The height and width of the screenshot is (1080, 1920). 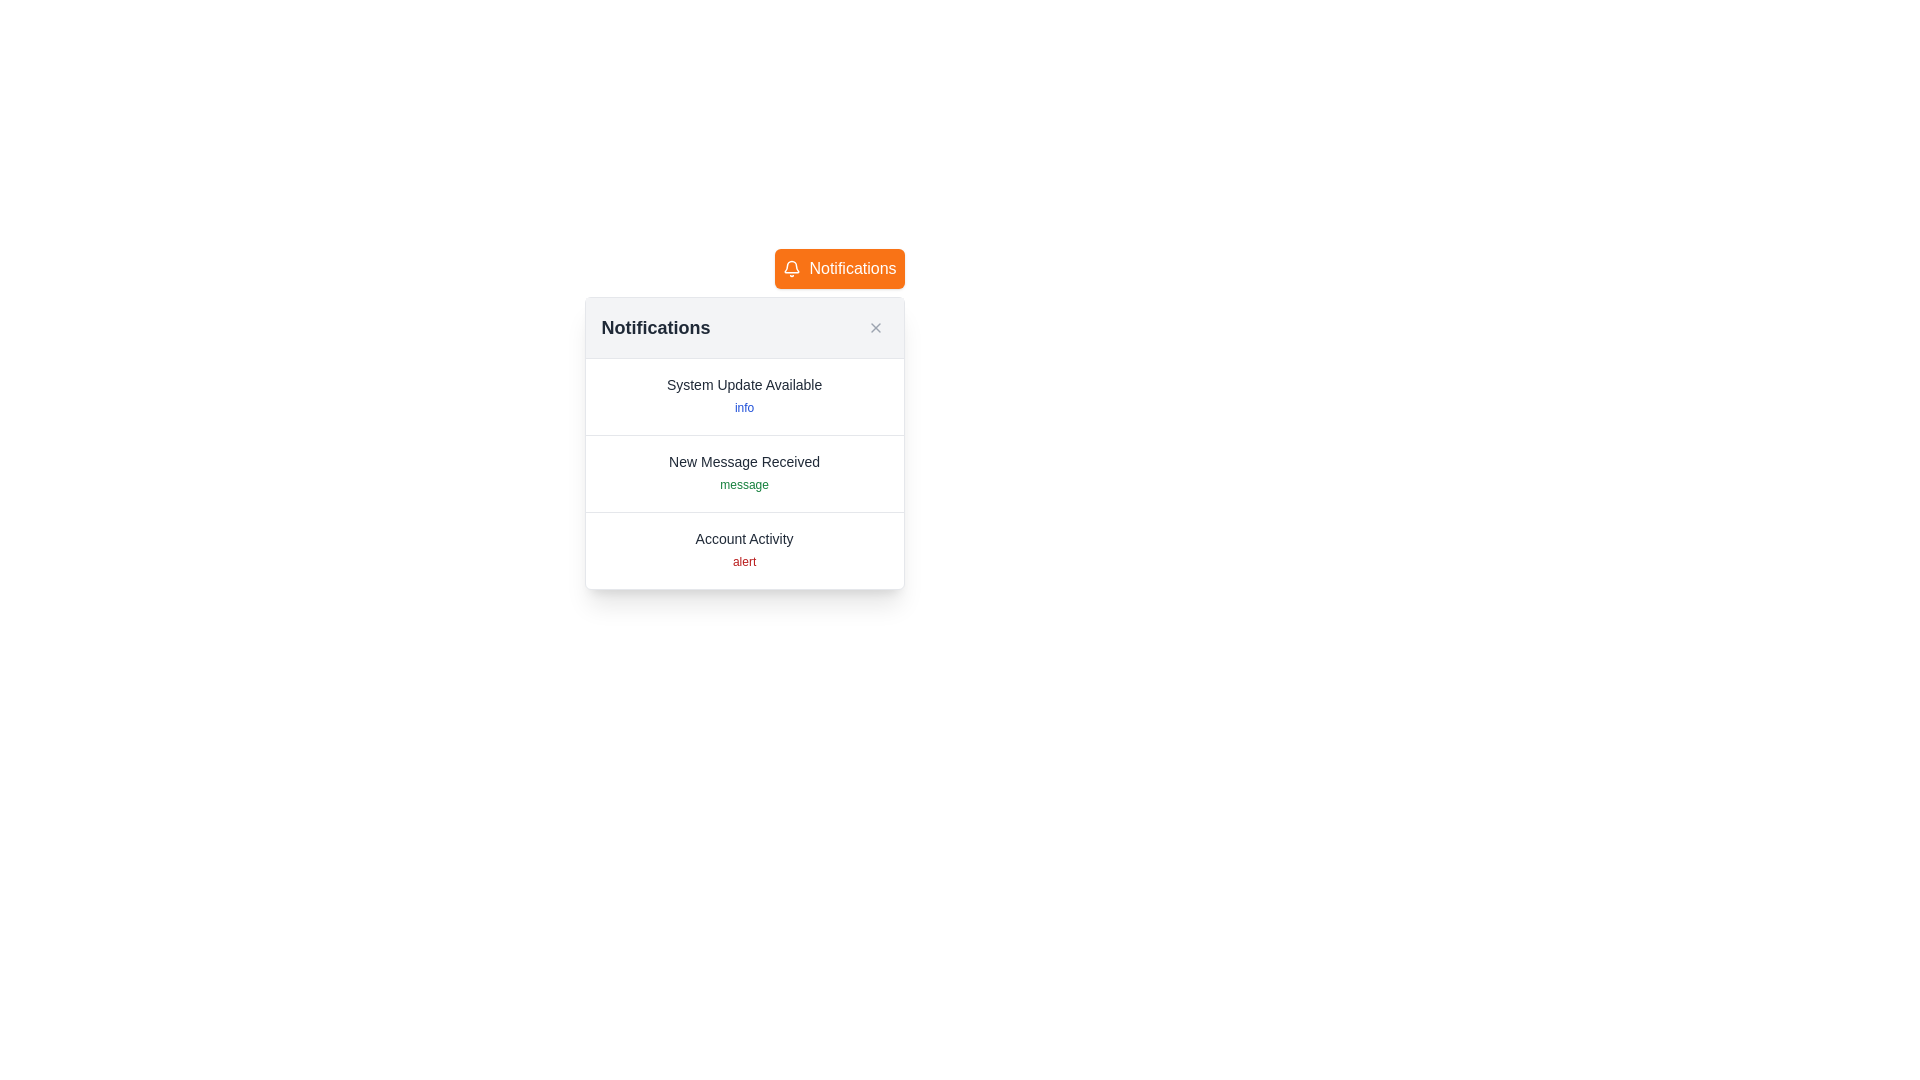 I want to click on information displayed in the system update notification, which is the first item in the notification panel, so click(x=743, y=397).